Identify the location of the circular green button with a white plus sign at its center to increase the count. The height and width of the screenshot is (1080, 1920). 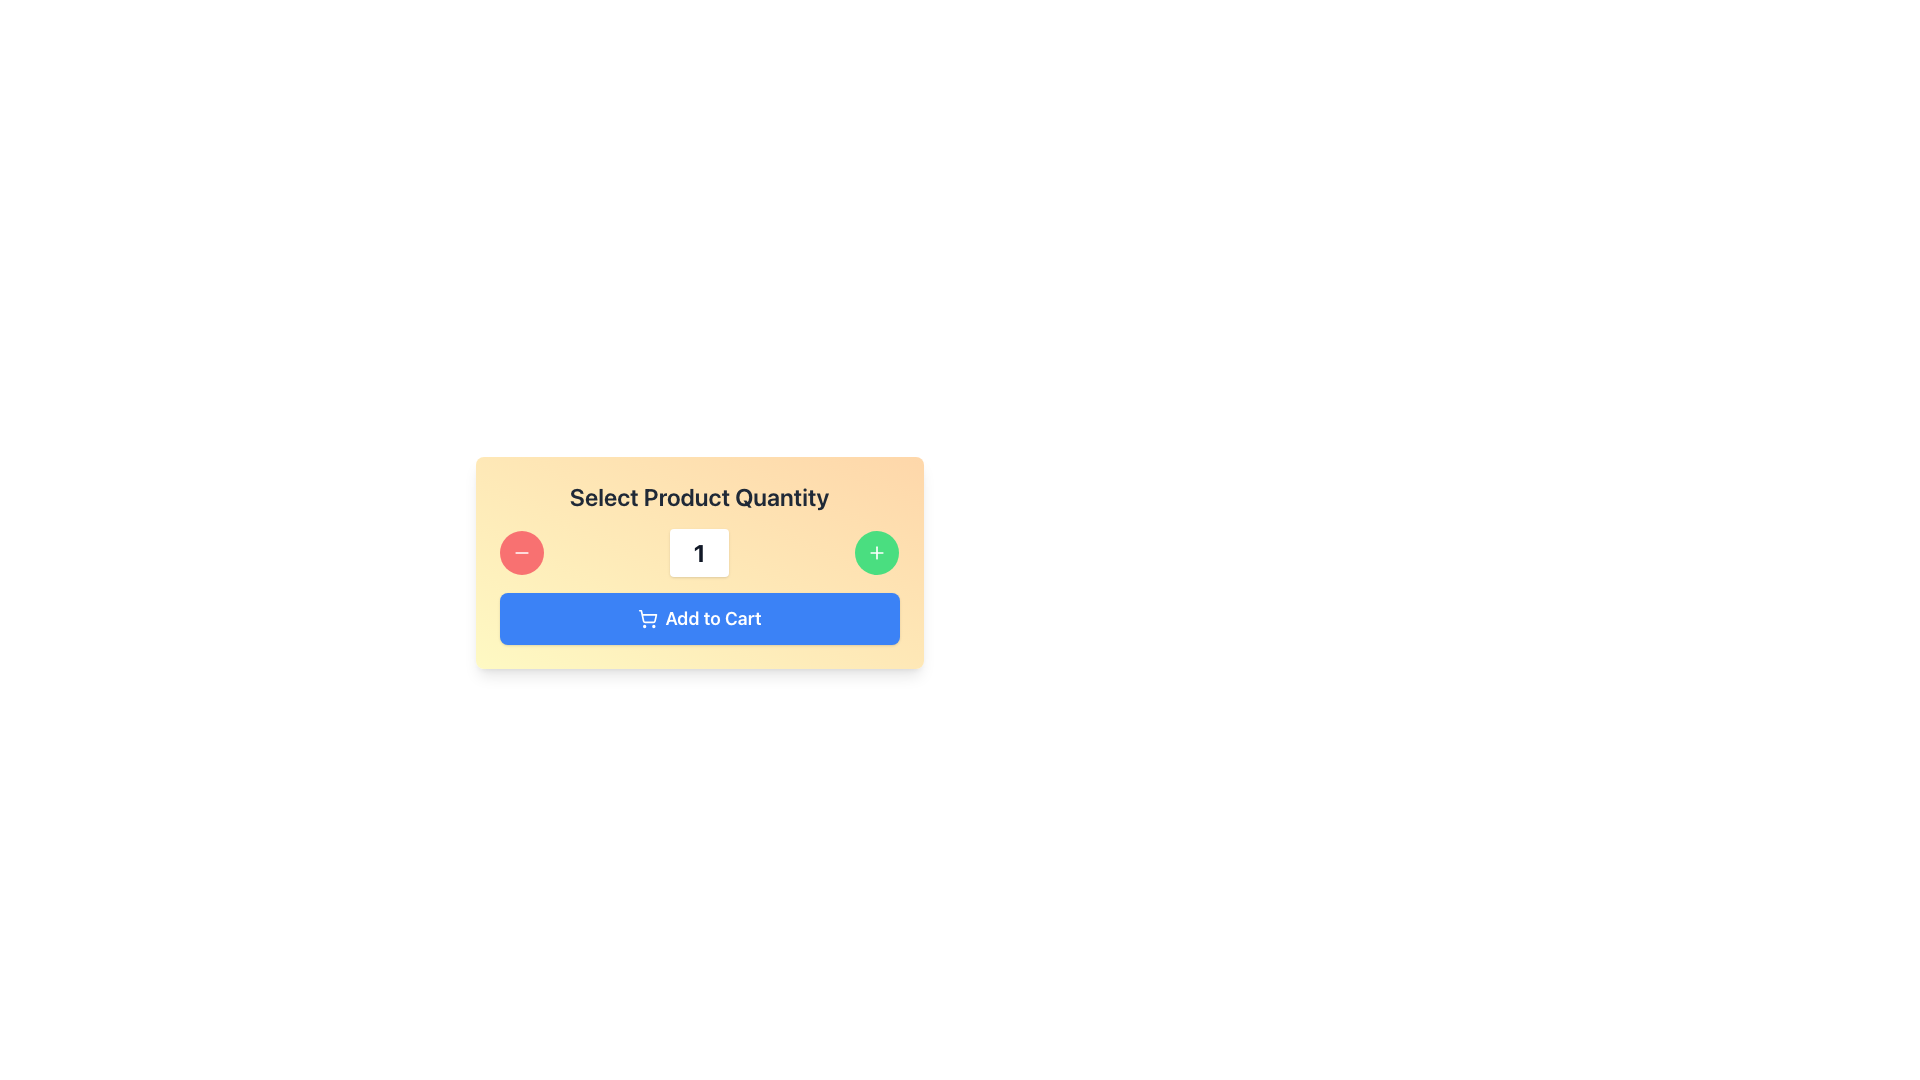
(877, 552).